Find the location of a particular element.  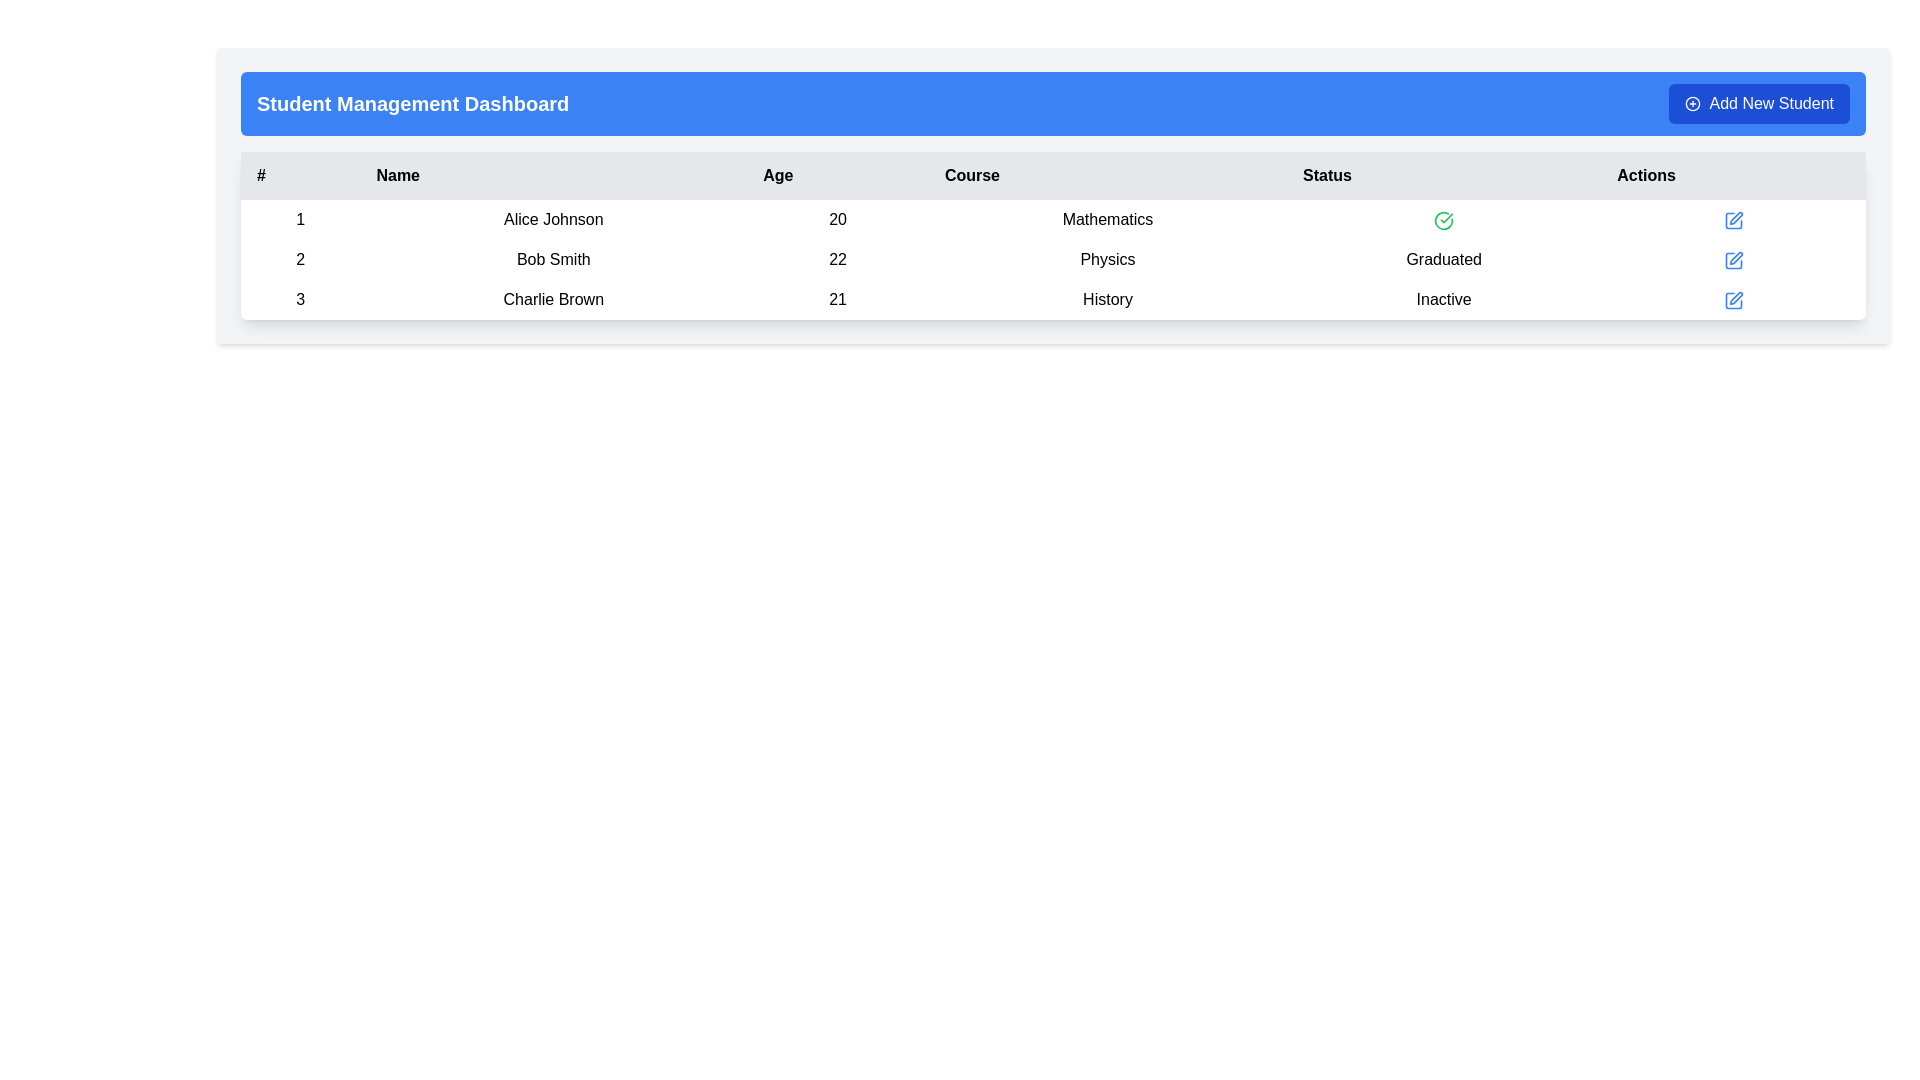

the text component displaying 'History' in the third row of the table under the 'Course' column is located at coordinates (1107, 300).